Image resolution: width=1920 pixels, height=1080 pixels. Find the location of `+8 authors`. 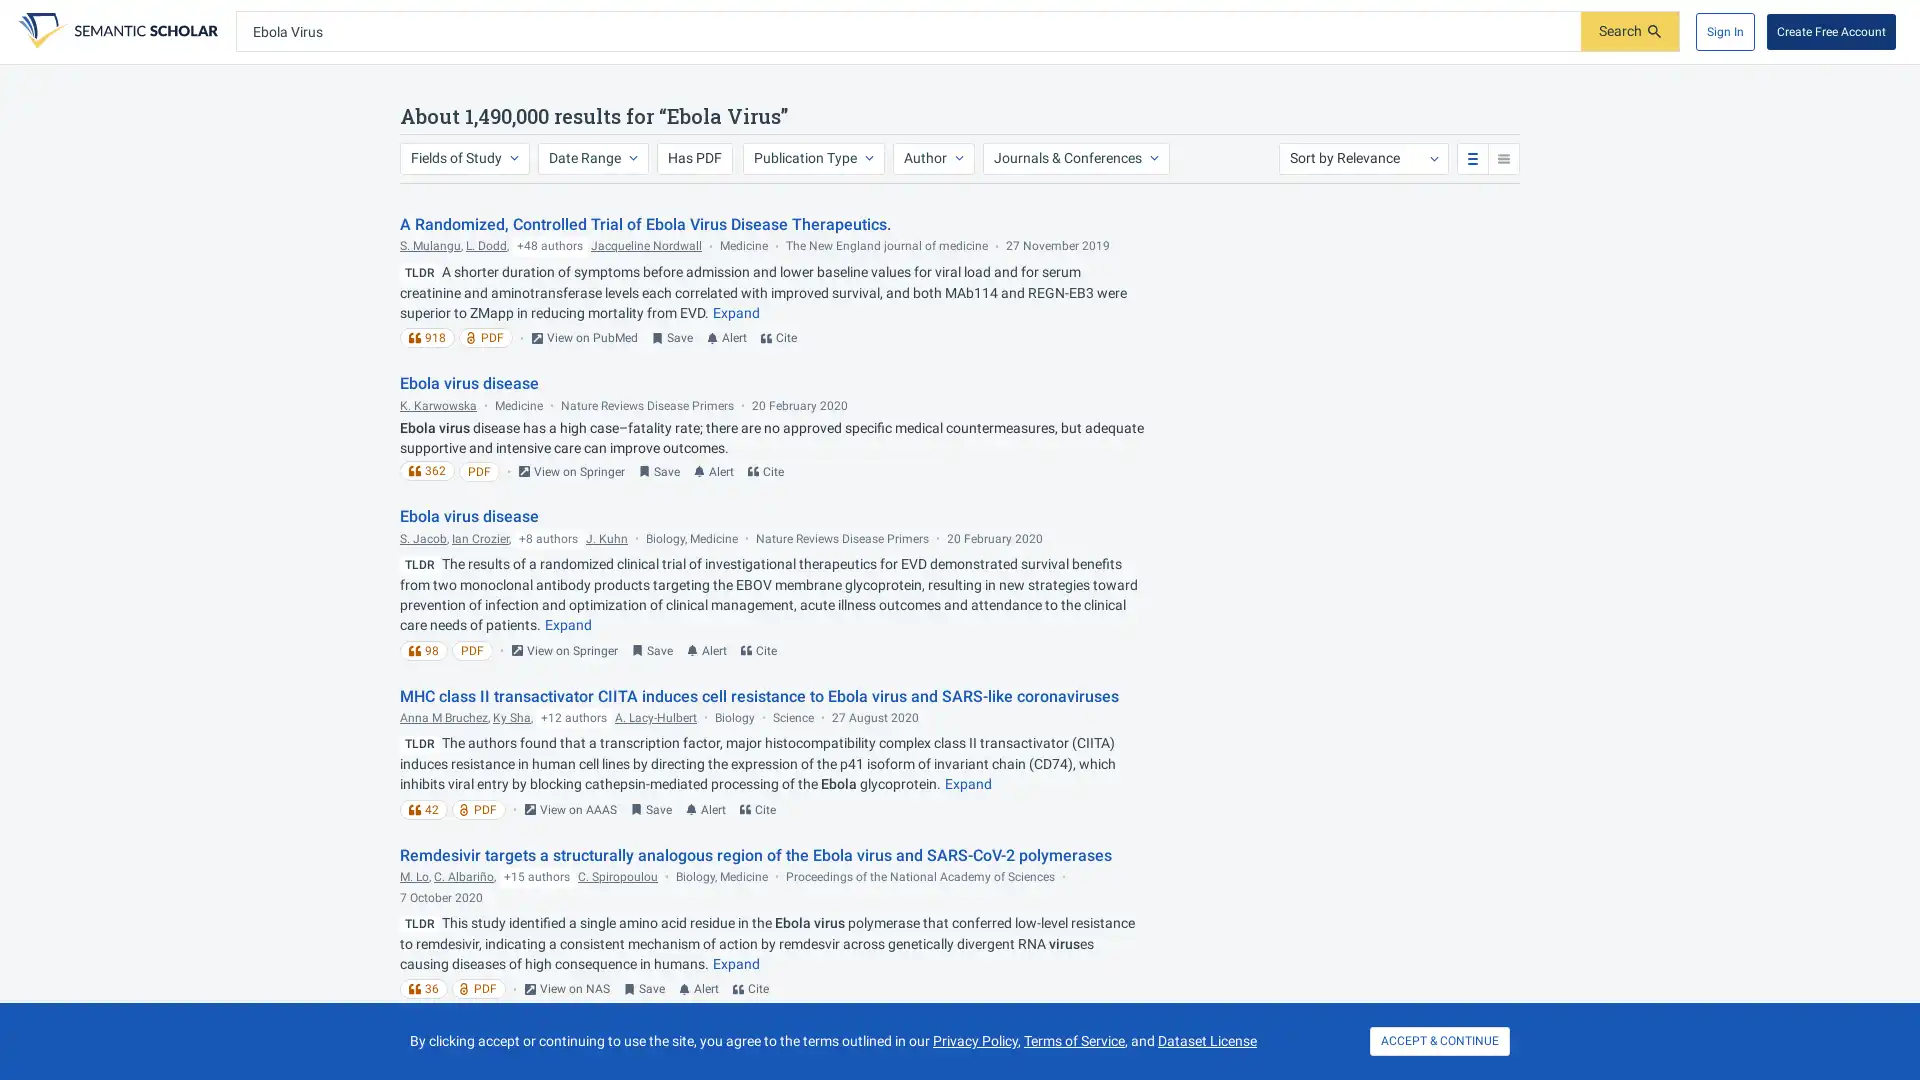

+8 authors is located at coordinates (548, 538).